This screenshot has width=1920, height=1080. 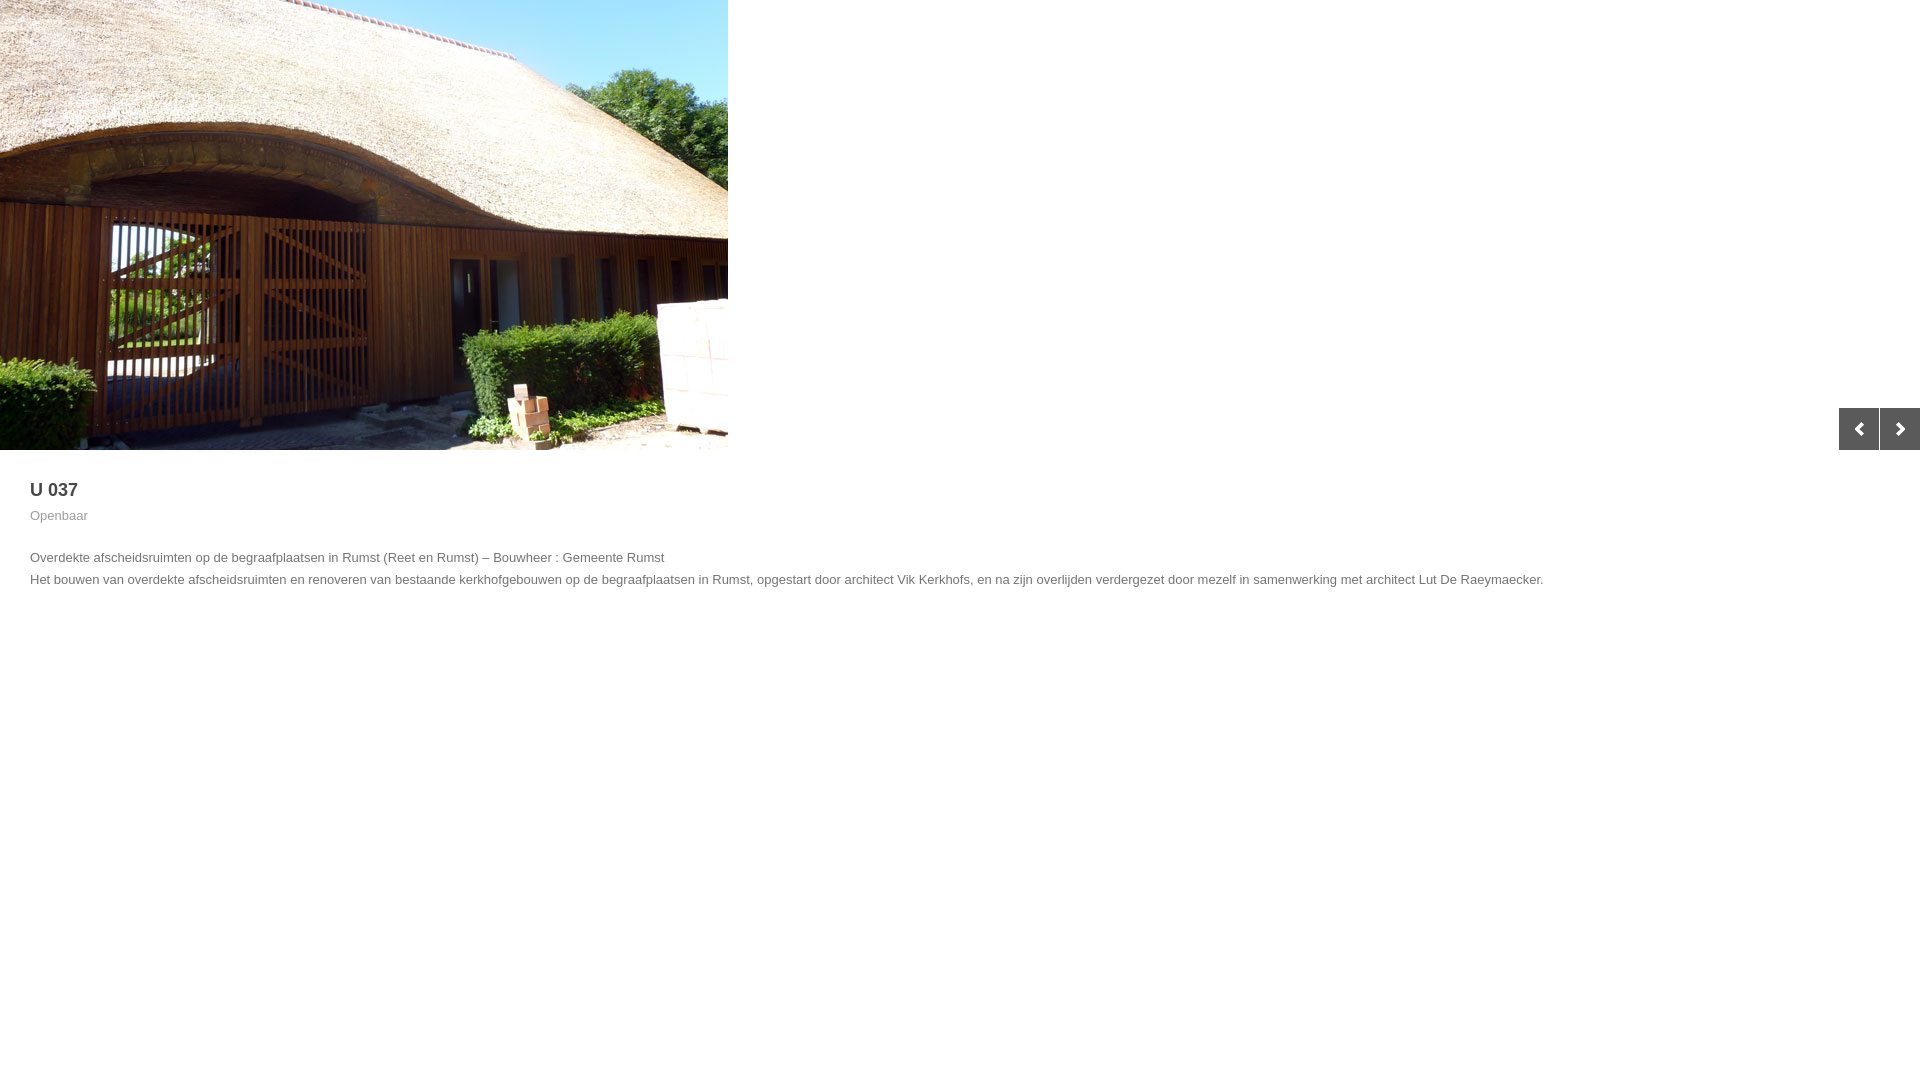 What do you see at coordinates (1838, 427) in the screenshot?
I see `'Previous'` at bounding box center [1838, 427].